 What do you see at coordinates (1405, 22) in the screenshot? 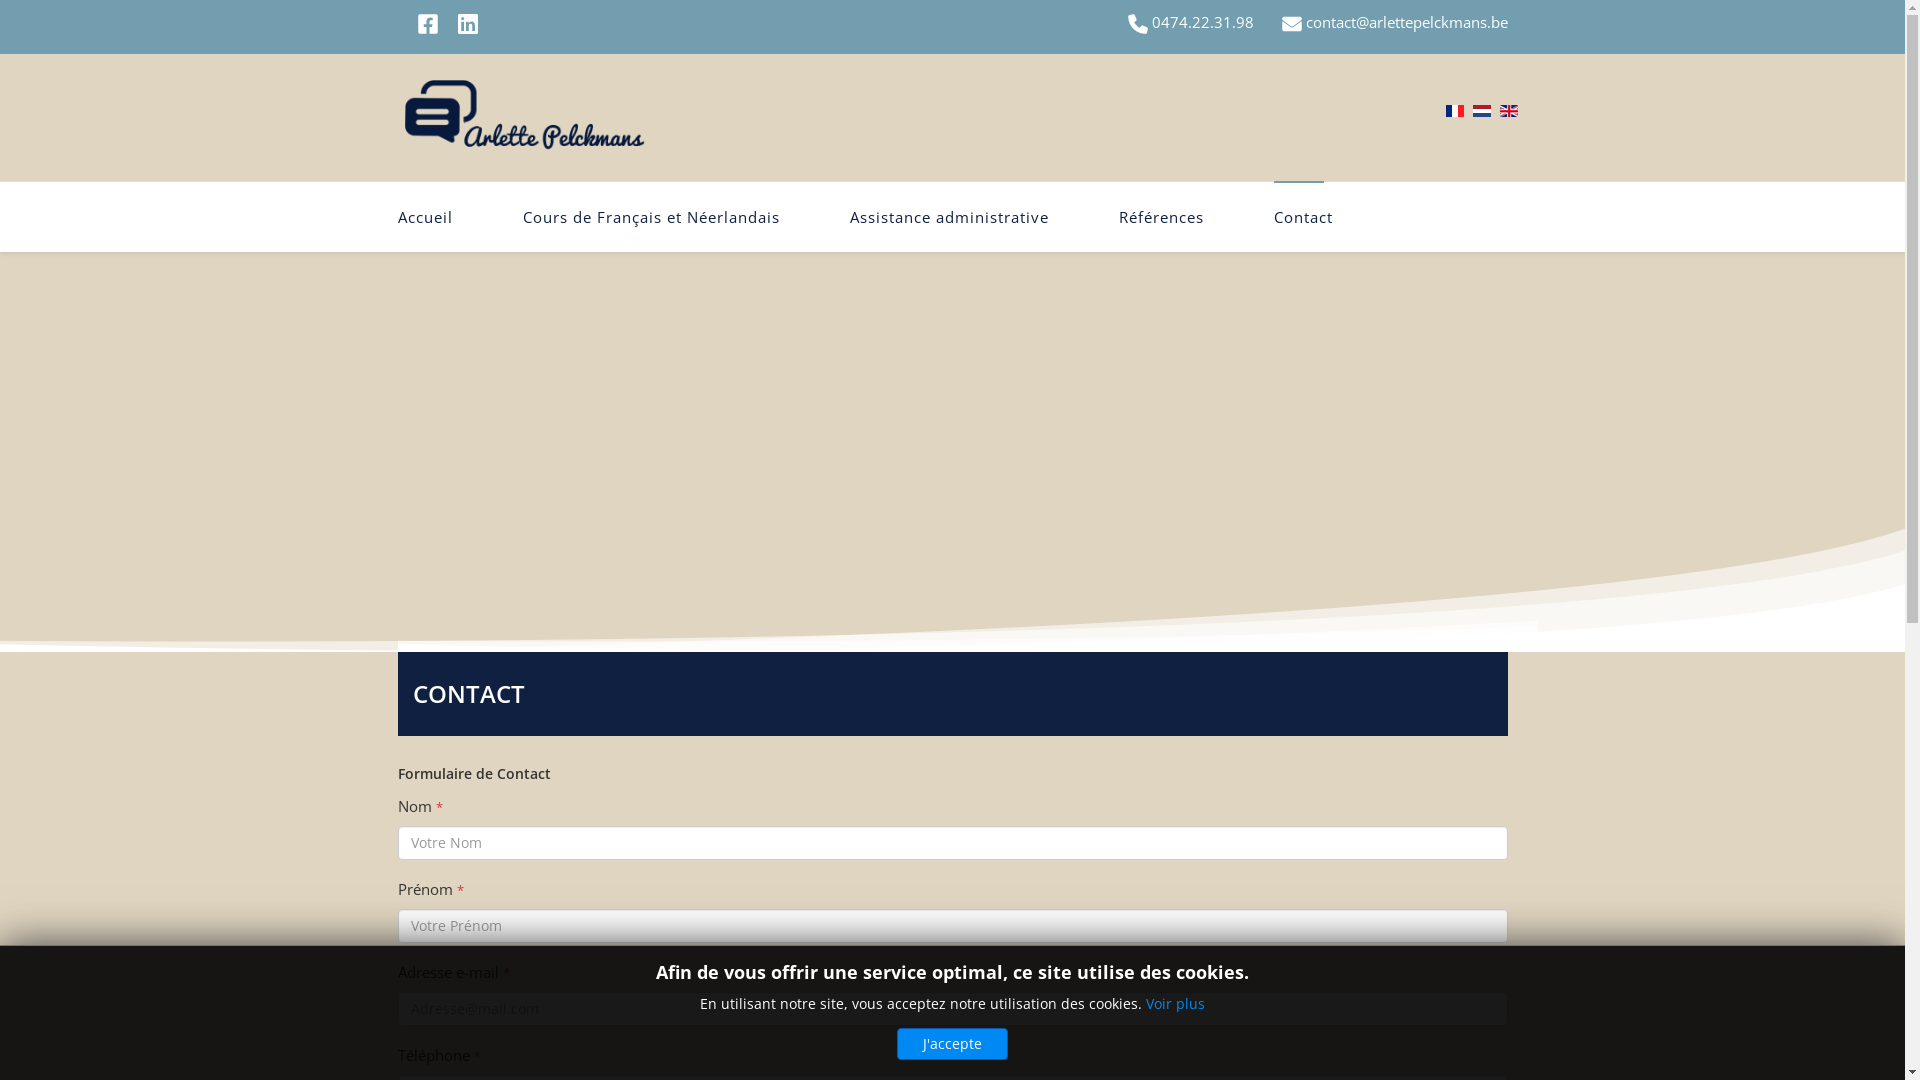
I see `'contact@arlettepelckmans.be'` at bounding box center [1405, 22].